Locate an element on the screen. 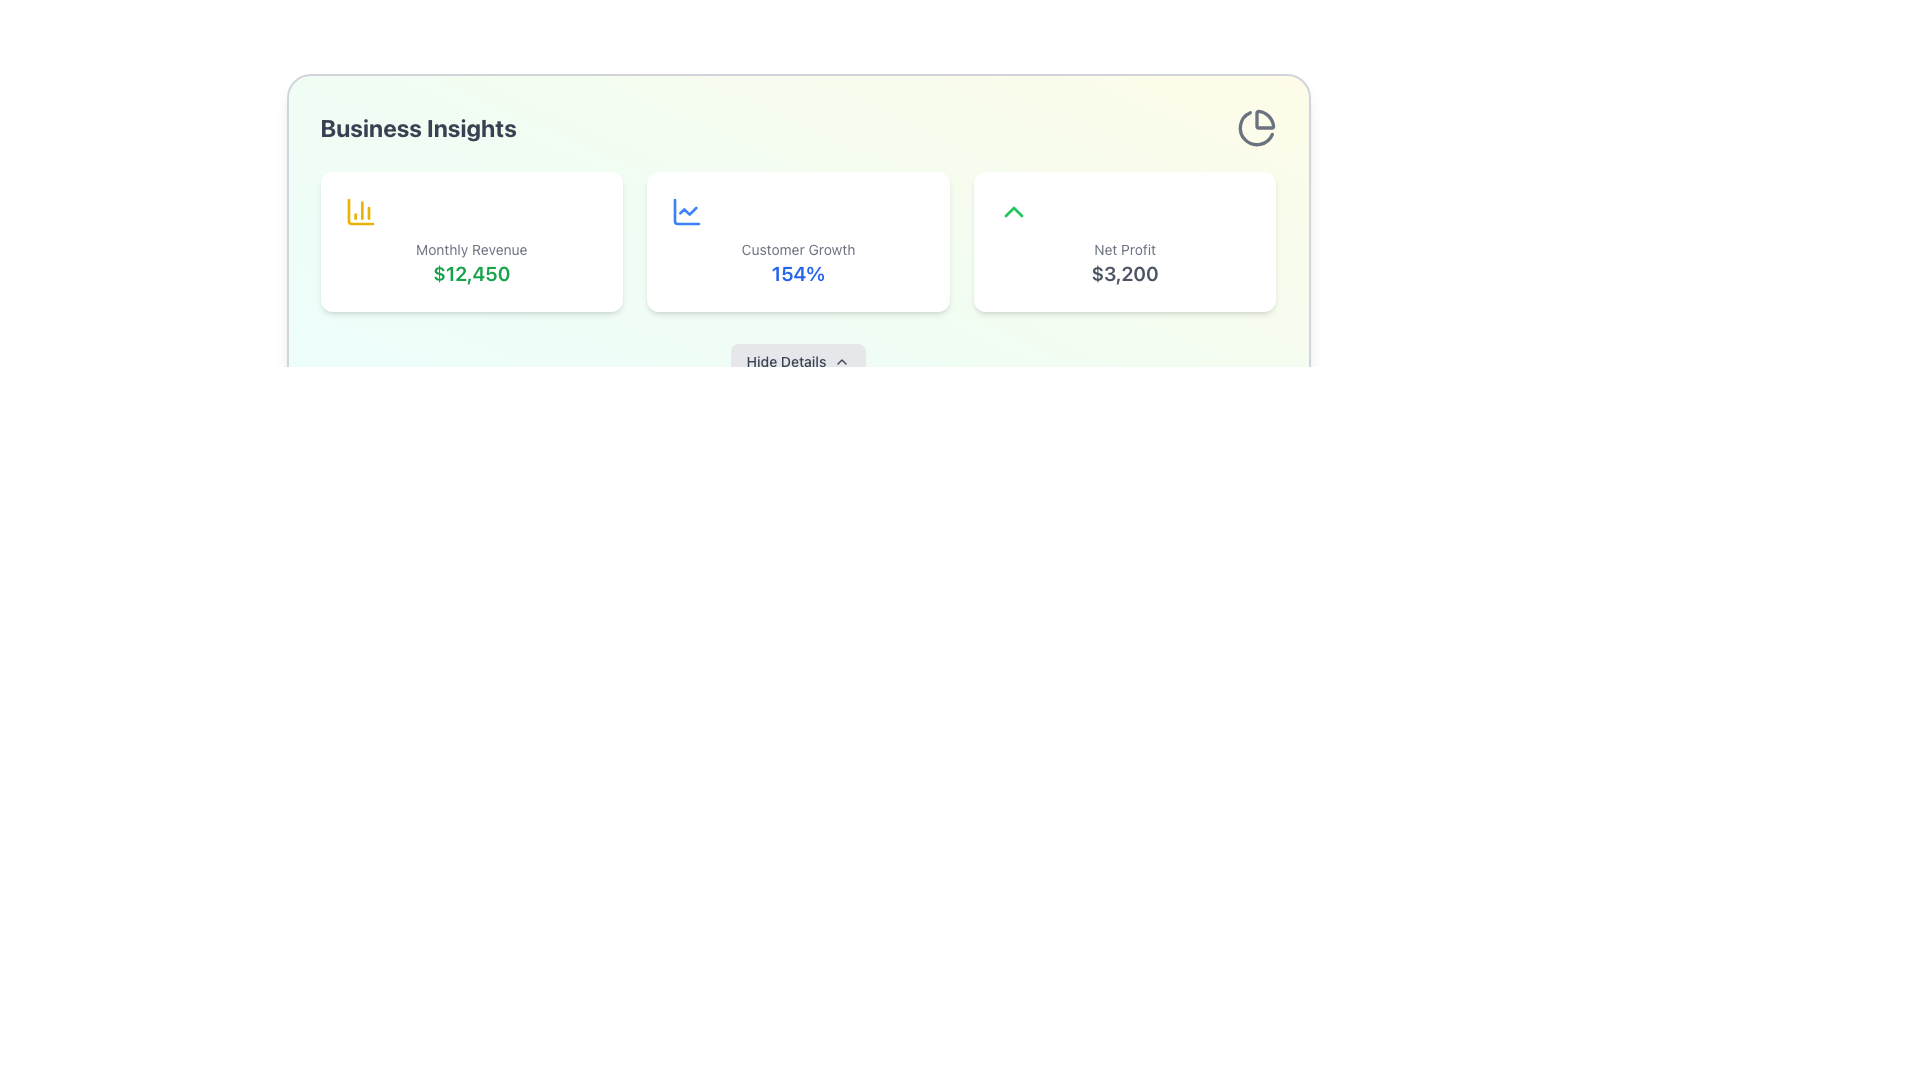  the 'Customer Growth' card, the second card in the grid layout beneath the 'Business Insights' heading, to interact with any available options is located at coordinates (797, 241).